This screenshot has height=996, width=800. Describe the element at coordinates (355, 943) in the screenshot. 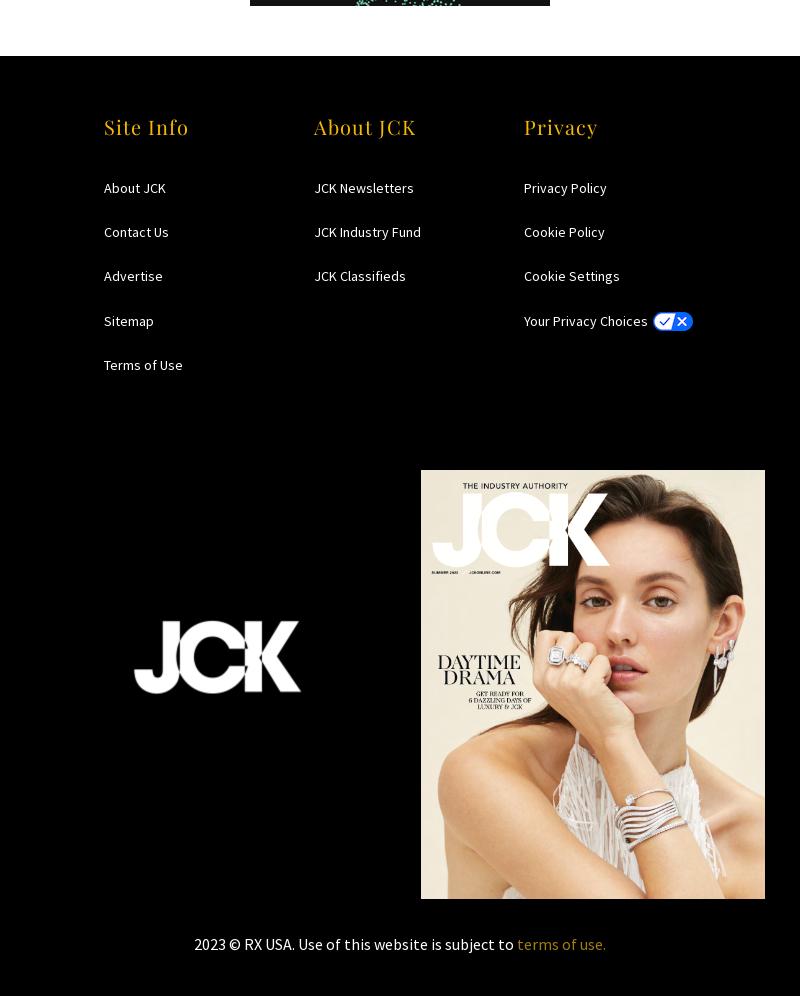

I see `'2023 © RX USA. Use of this website is subject to'` at that location.